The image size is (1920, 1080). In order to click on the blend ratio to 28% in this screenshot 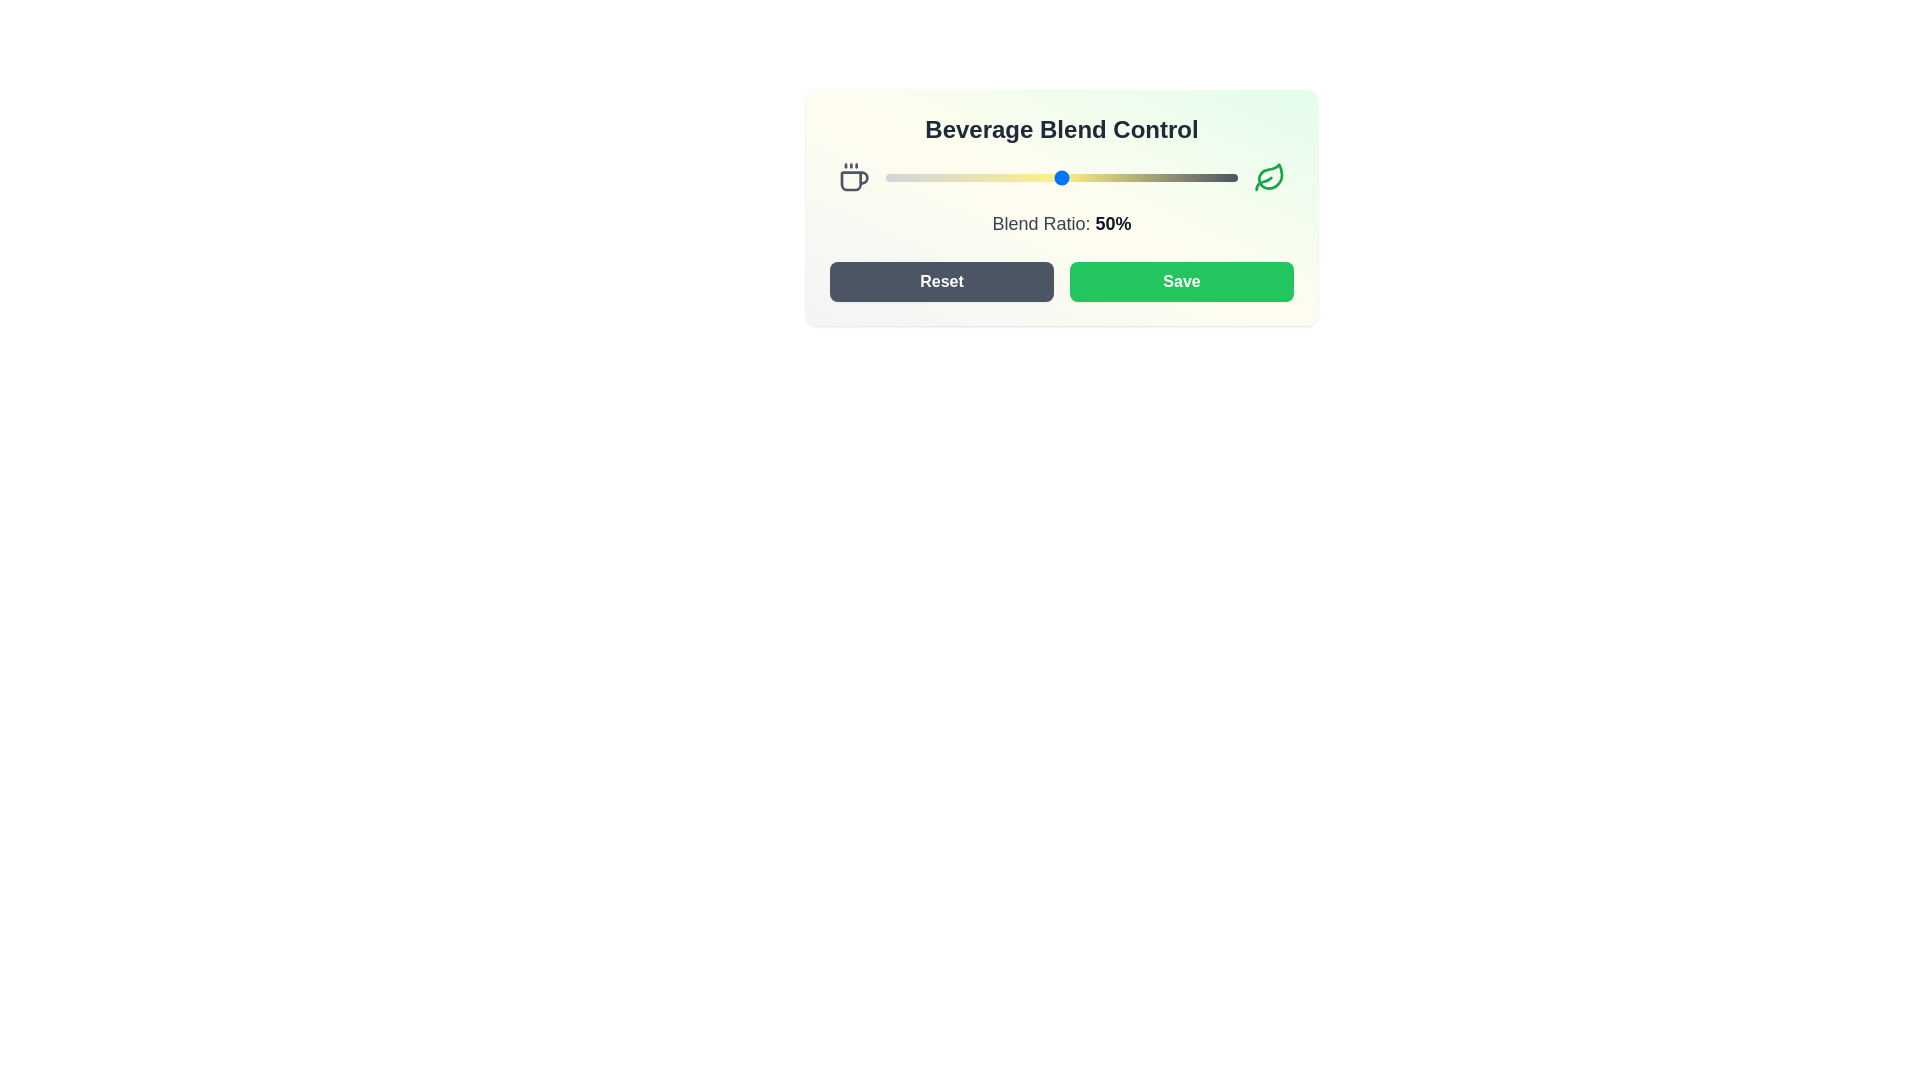, I will do `click(984, 176)`.